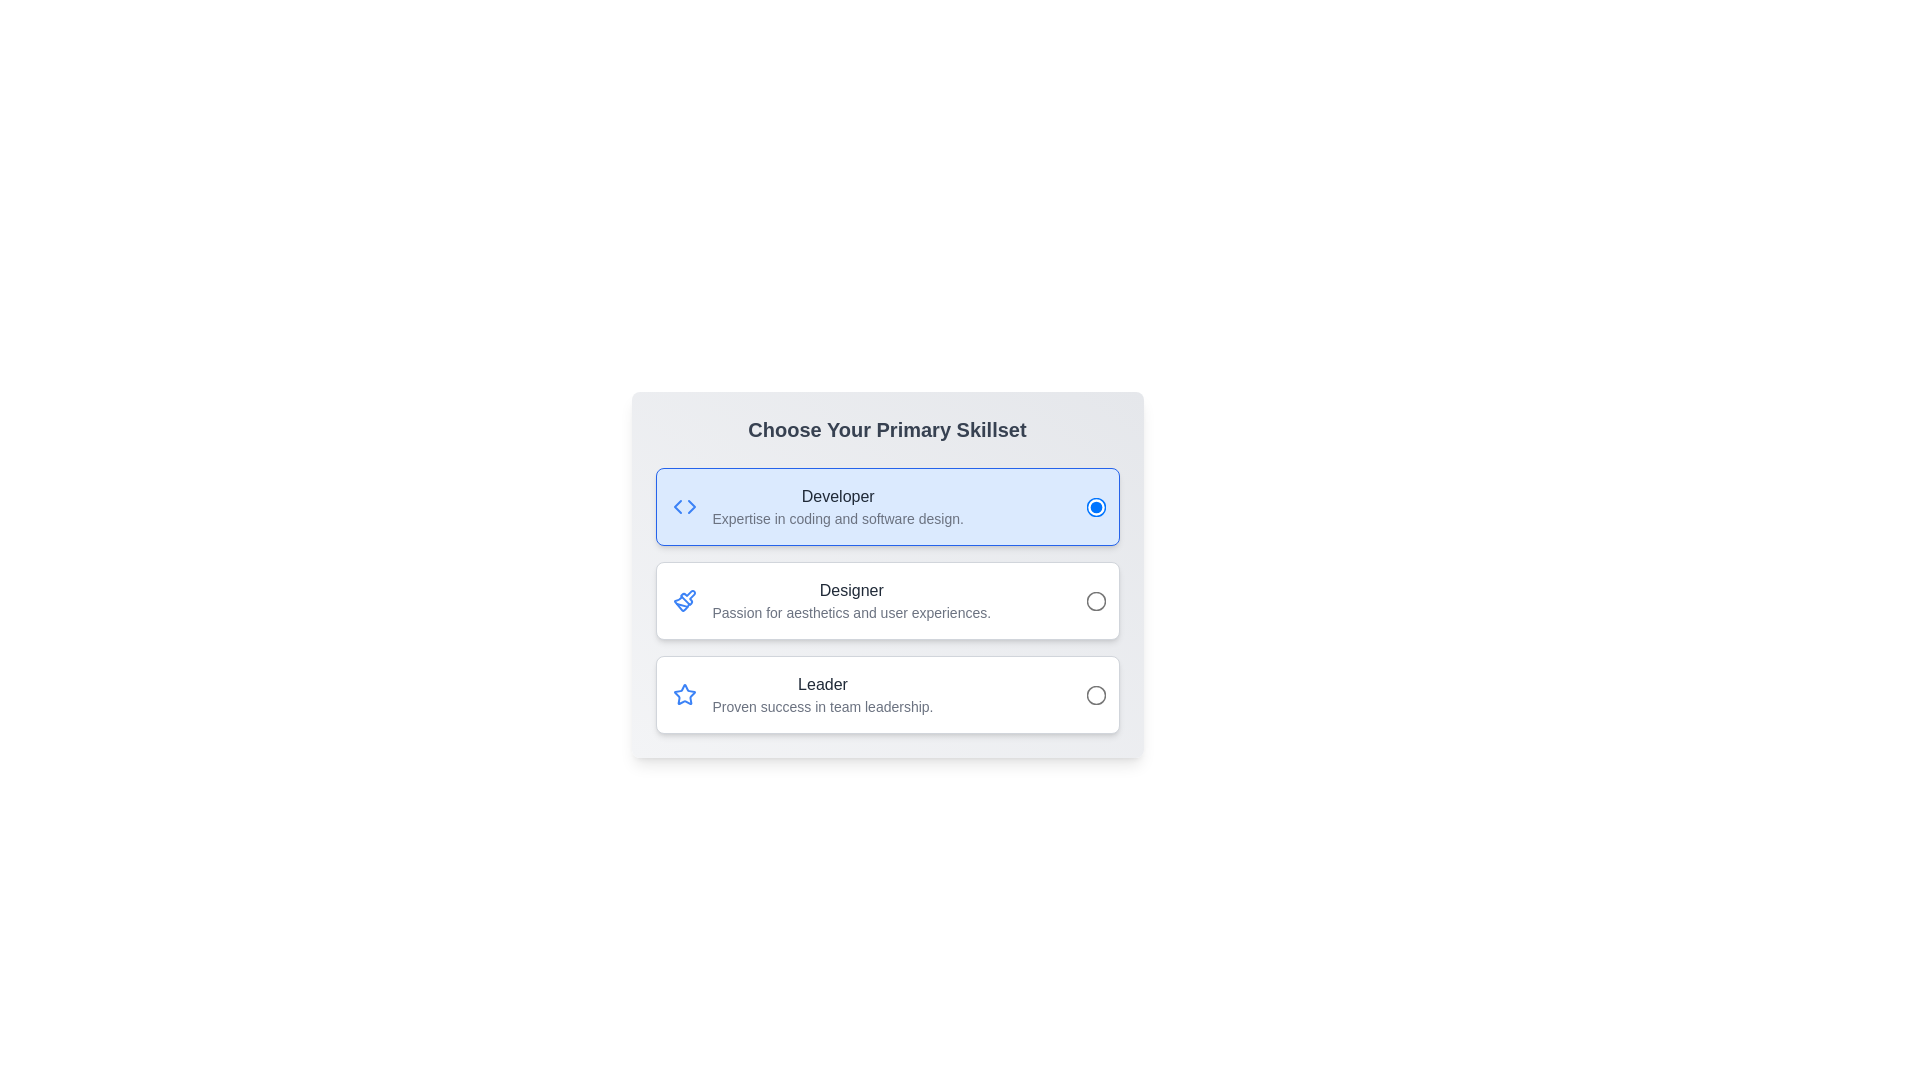  I want to click on the decorative 'Leader' icon located within the 'Leader' option card, positioned on the left side of the text caption, so click(684, 693).